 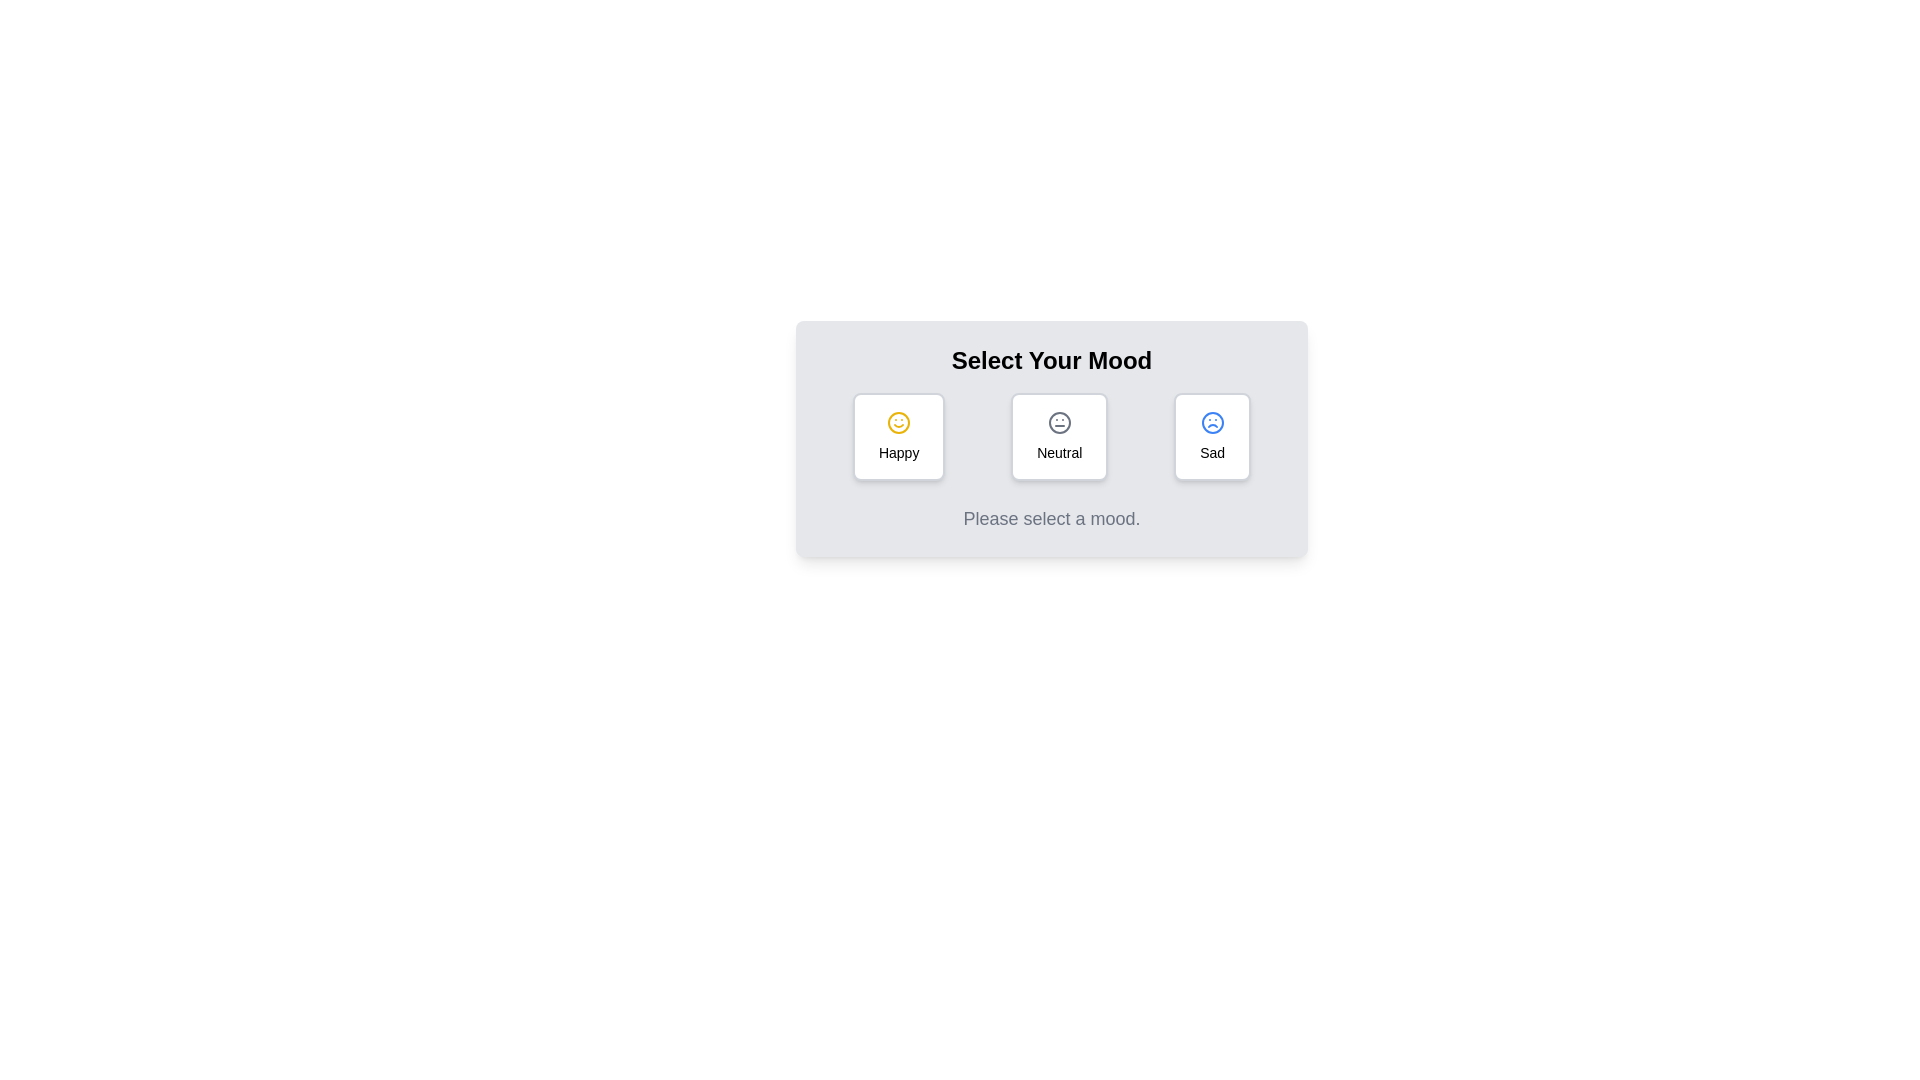 I want to click on the circular graphical element representing the neutral mood option in the SVG structure under the 'Select Your Mood' title, so click(x=1058, y=422).